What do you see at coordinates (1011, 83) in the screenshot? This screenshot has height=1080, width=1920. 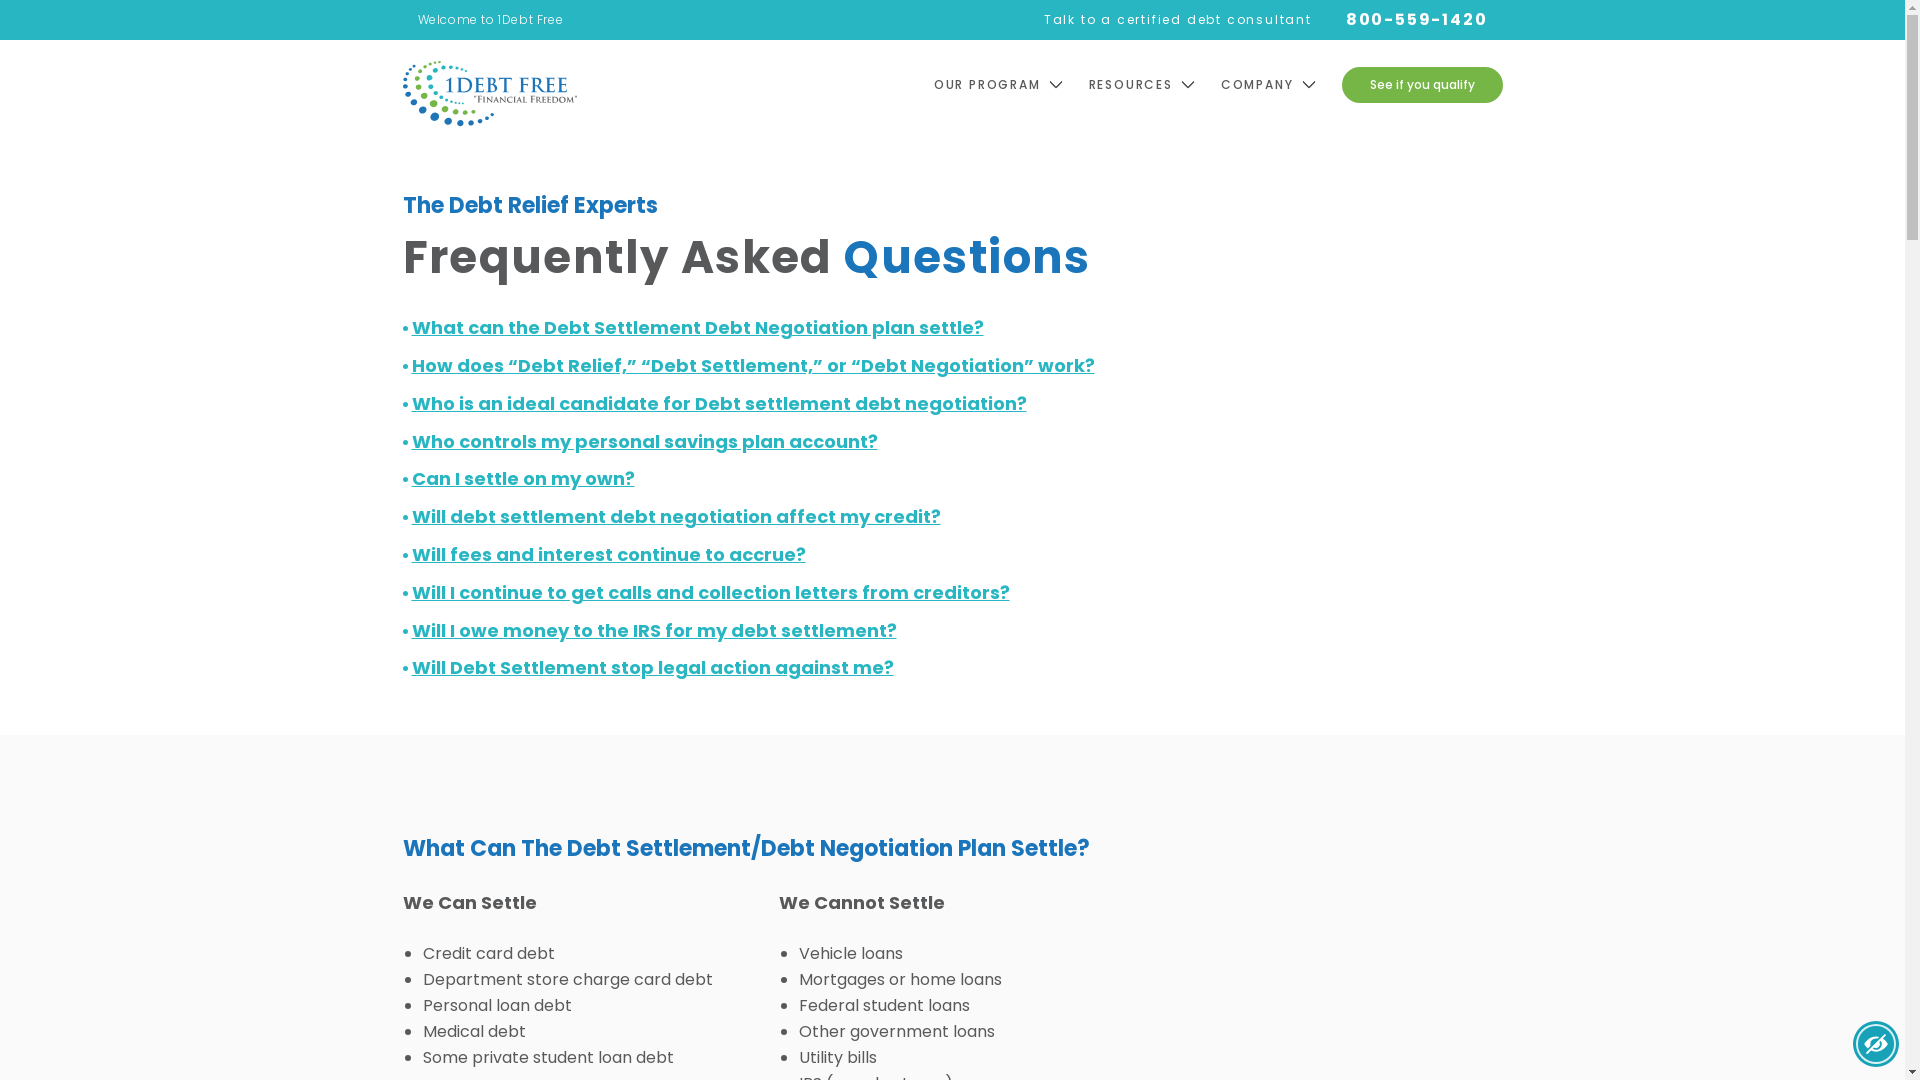 I see `'OUR PROGRAM'` at bounding box center [1011, 83].